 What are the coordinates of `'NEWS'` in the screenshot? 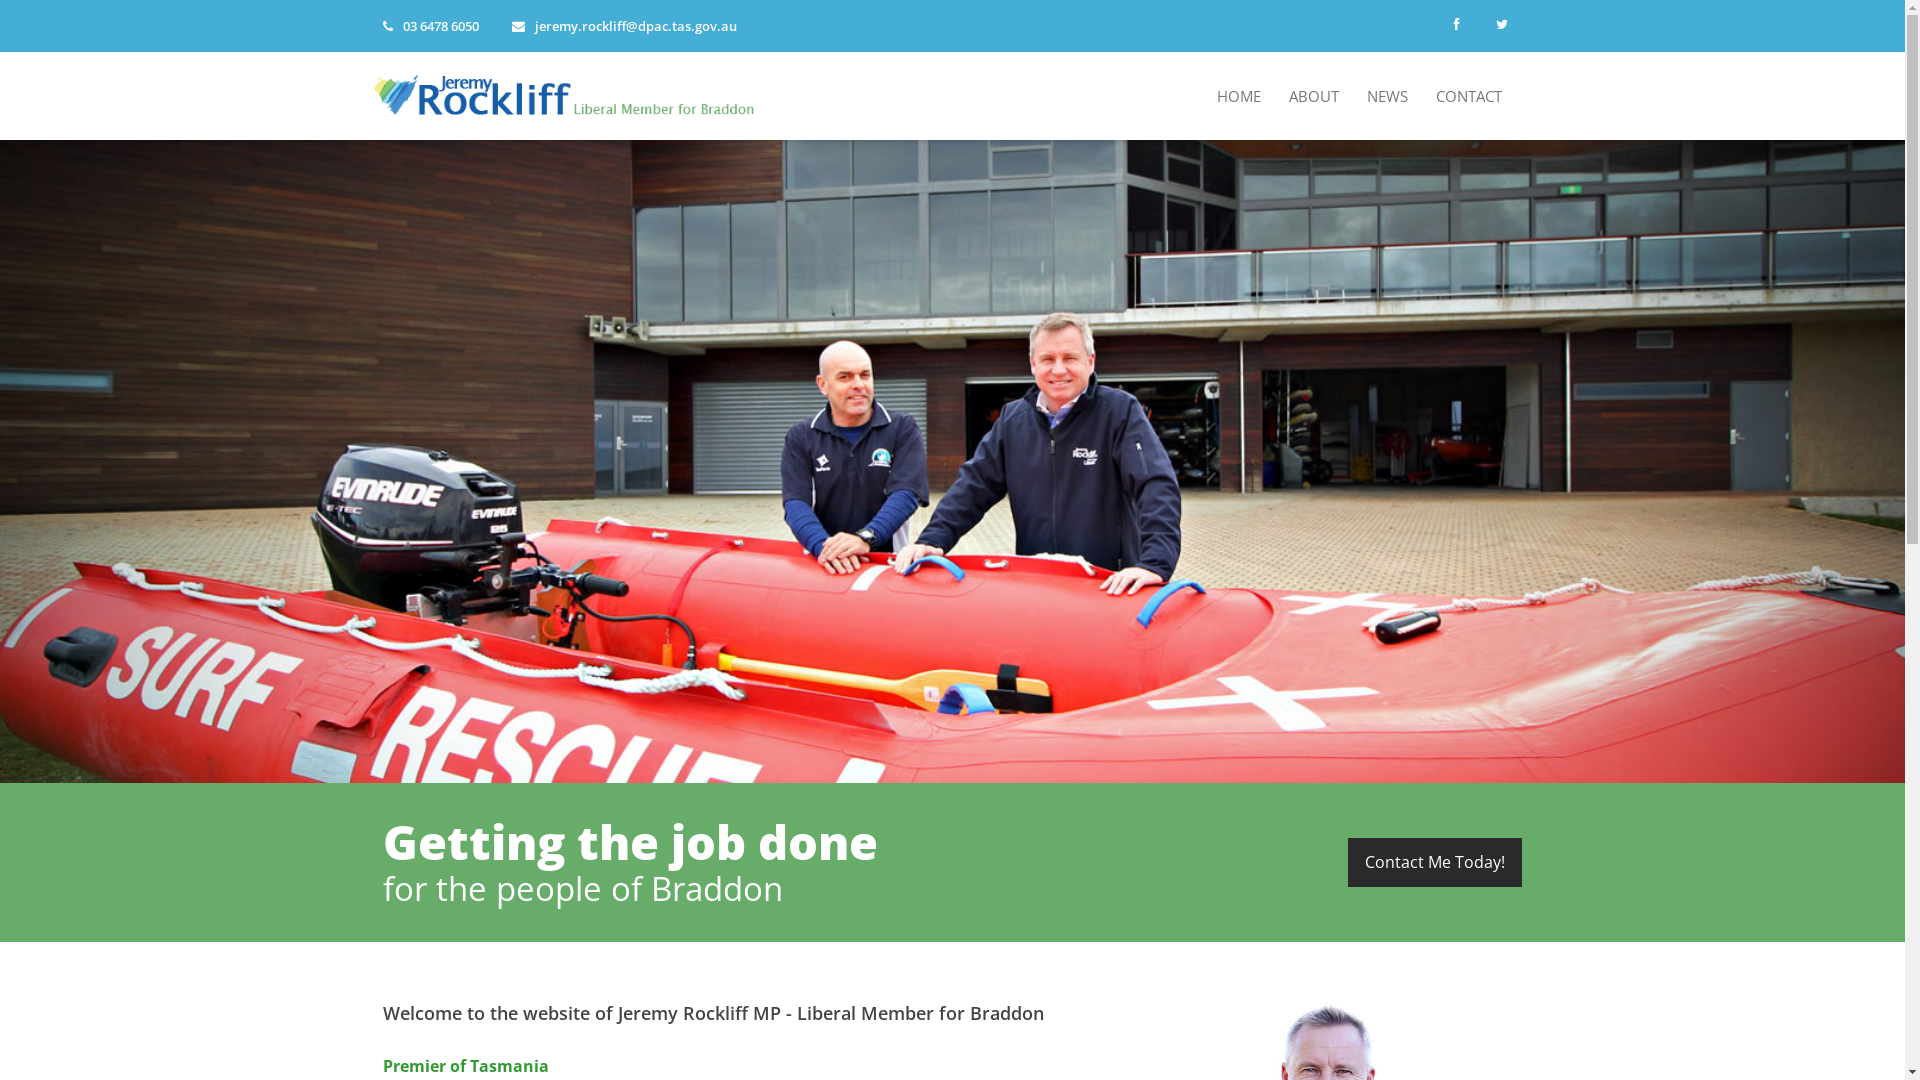 It's located at (1386, 96).